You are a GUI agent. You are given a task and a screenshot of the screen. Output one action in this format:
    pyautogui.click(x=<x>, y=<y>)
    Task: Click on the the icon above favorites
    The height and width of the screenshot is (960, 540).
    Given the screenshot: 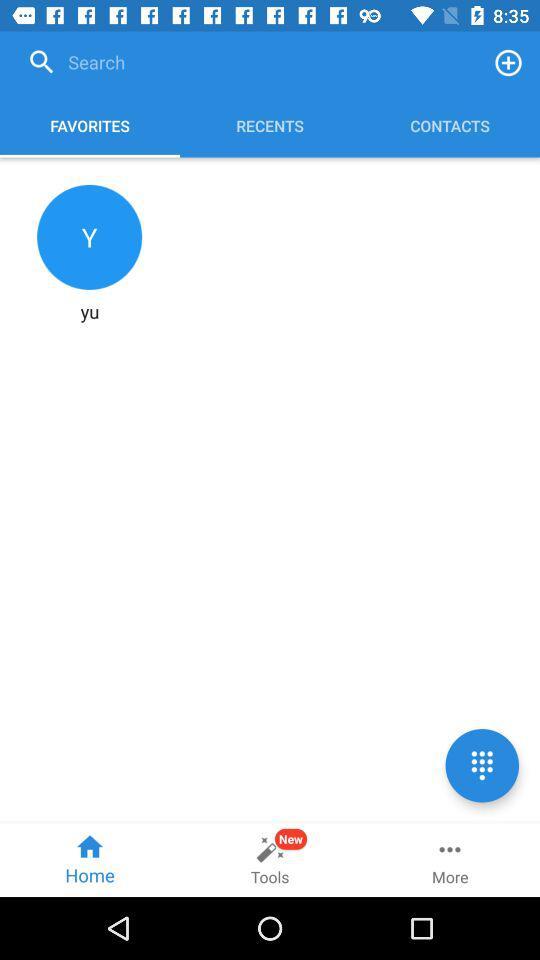 What is the action you would take?
    pyautogui.click(x=248, y=62)
    